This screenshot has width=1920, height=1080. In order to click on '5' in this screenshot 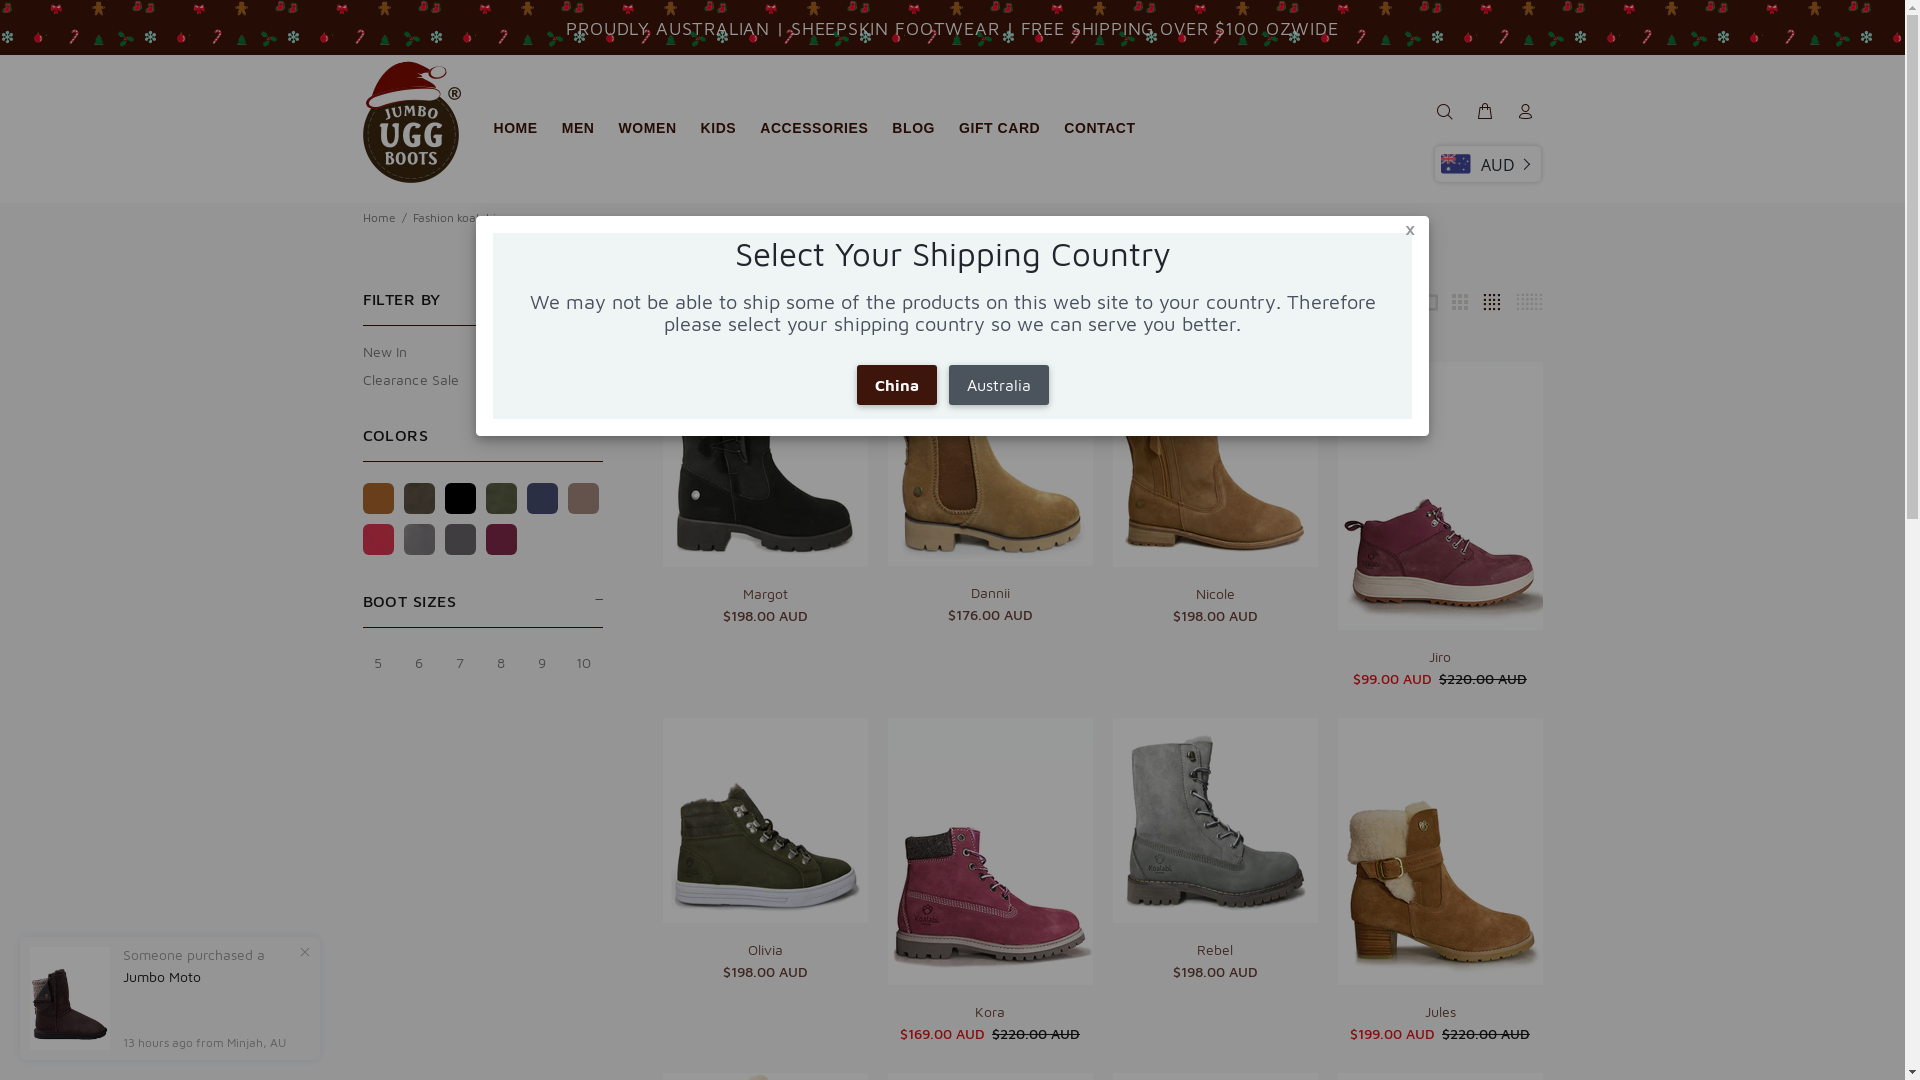, I will do `click(377, 663)`.